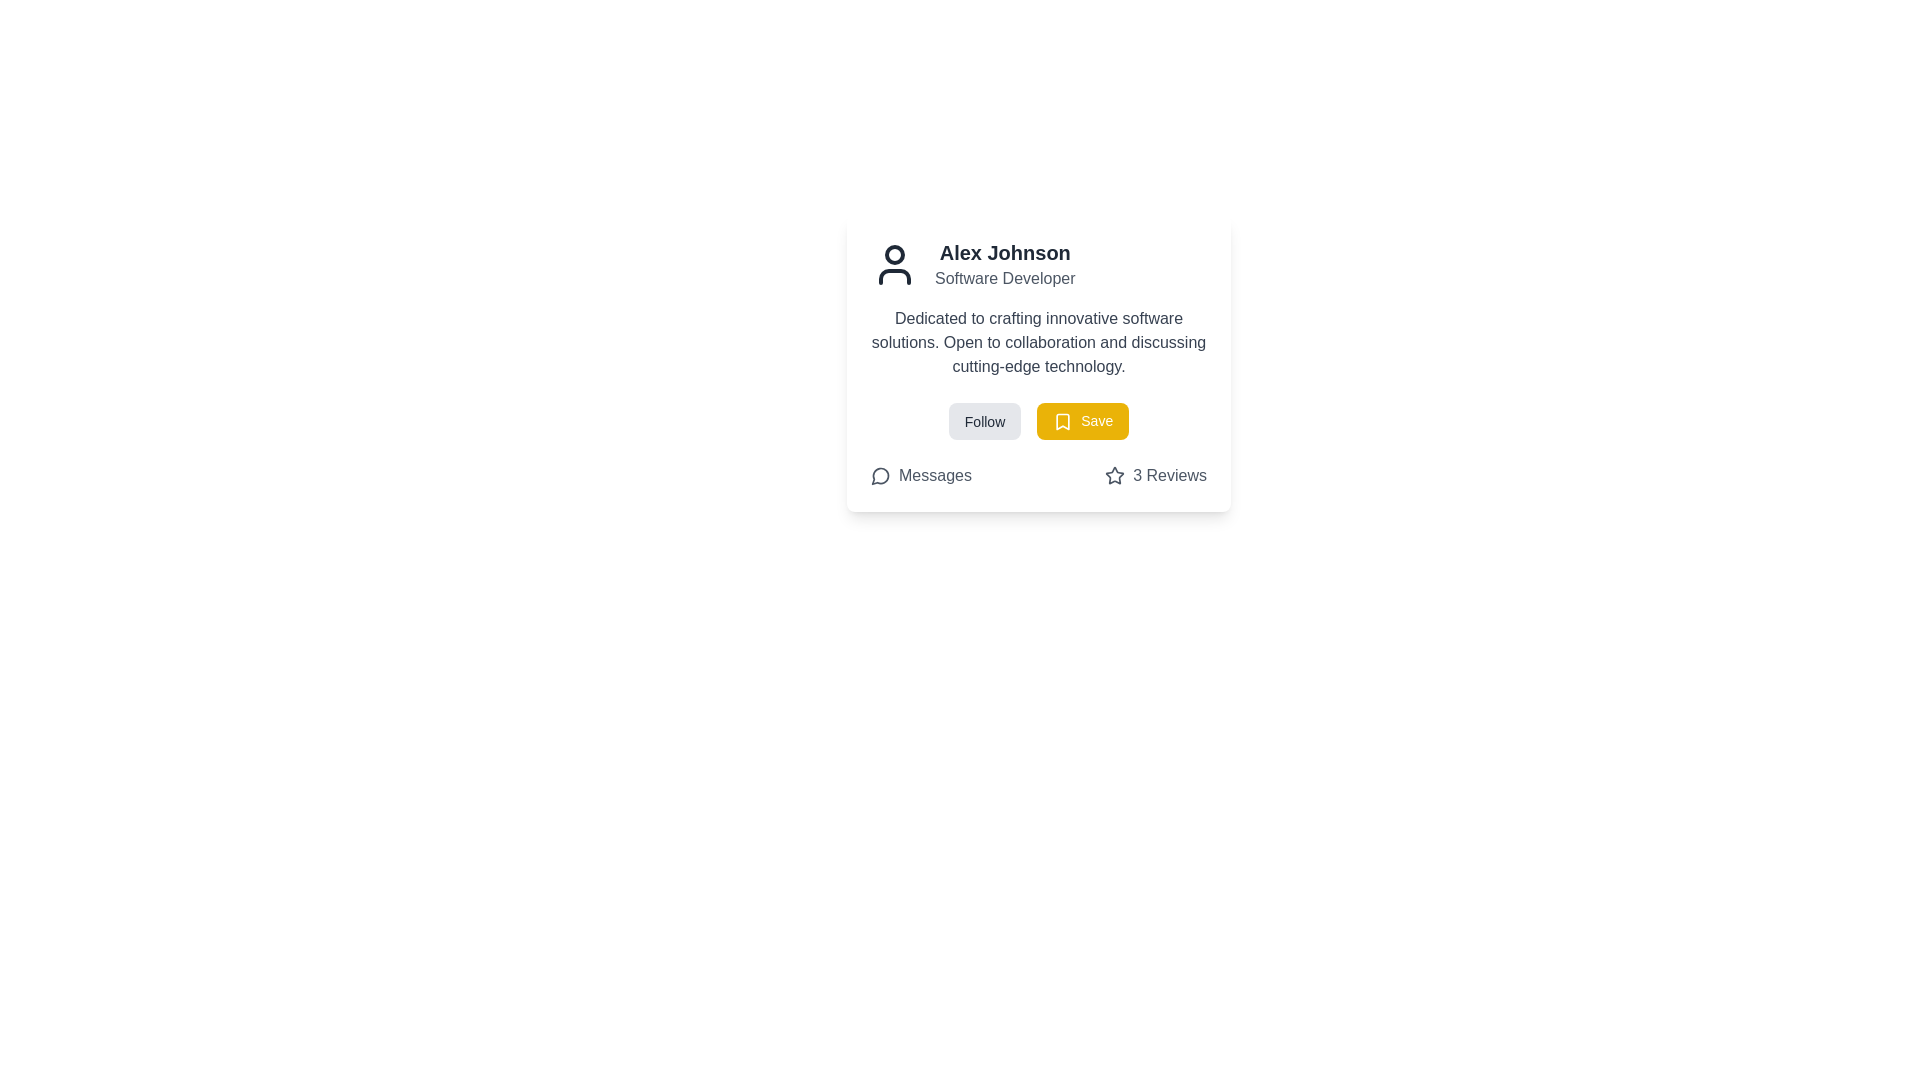 Image resolution: width=1920 pixels, height=1080 pixels. Describe the element at coordinates (934, 476) in the screenshot. I see `the text label indicating messaging-related functionality, located immediately to the right of a small speech bubble icon` at that location.